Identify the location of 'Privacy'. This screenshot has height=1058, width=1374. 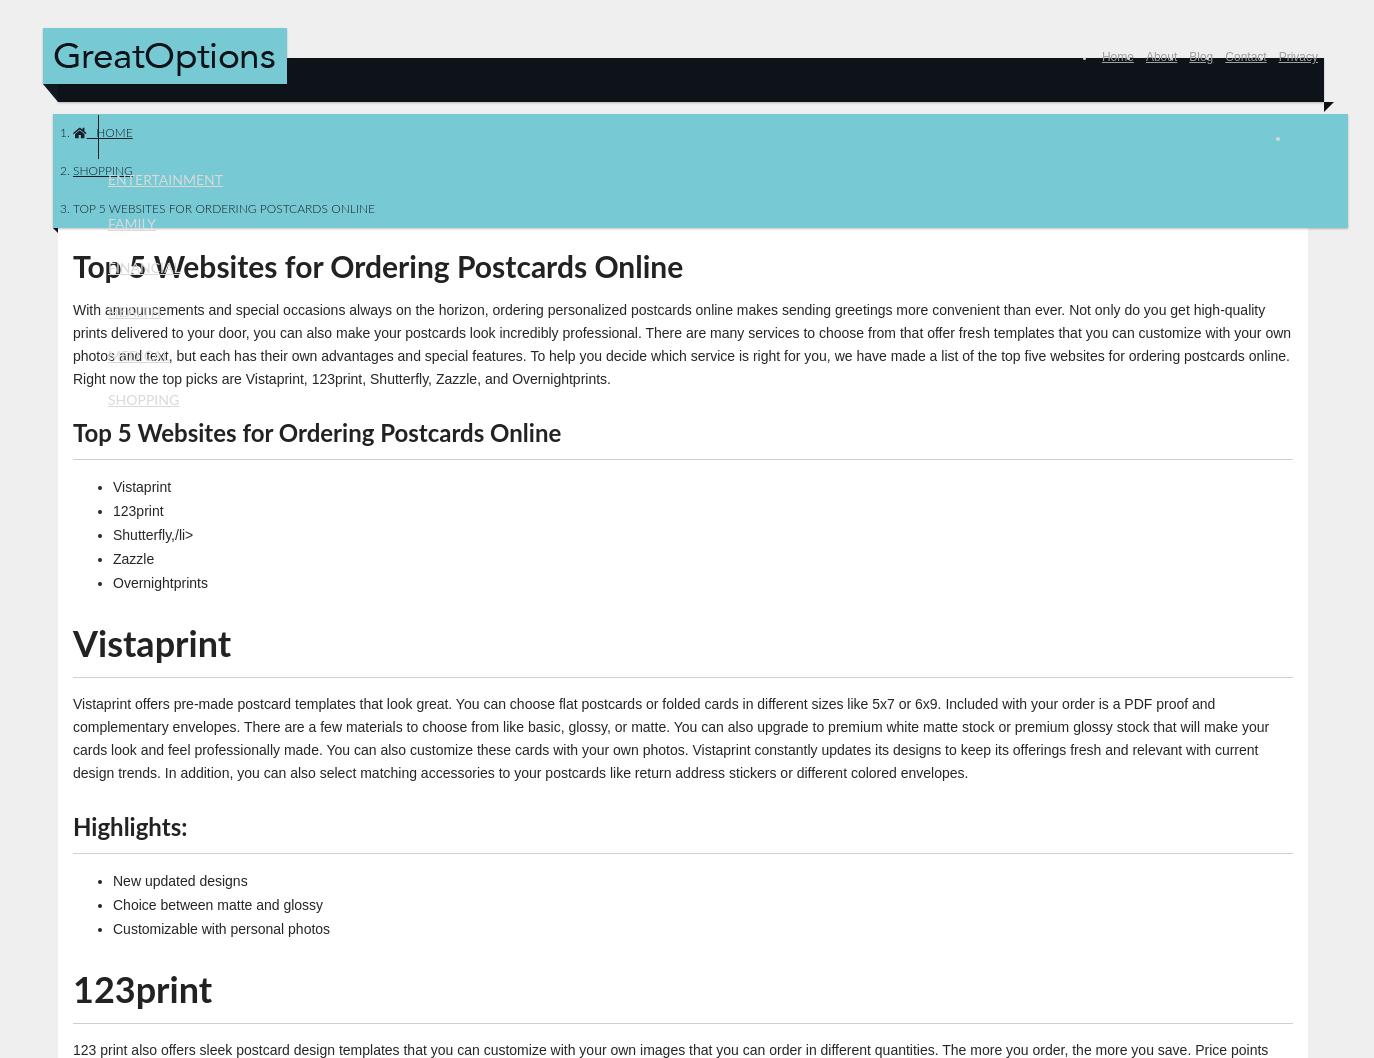
(1298, 57).